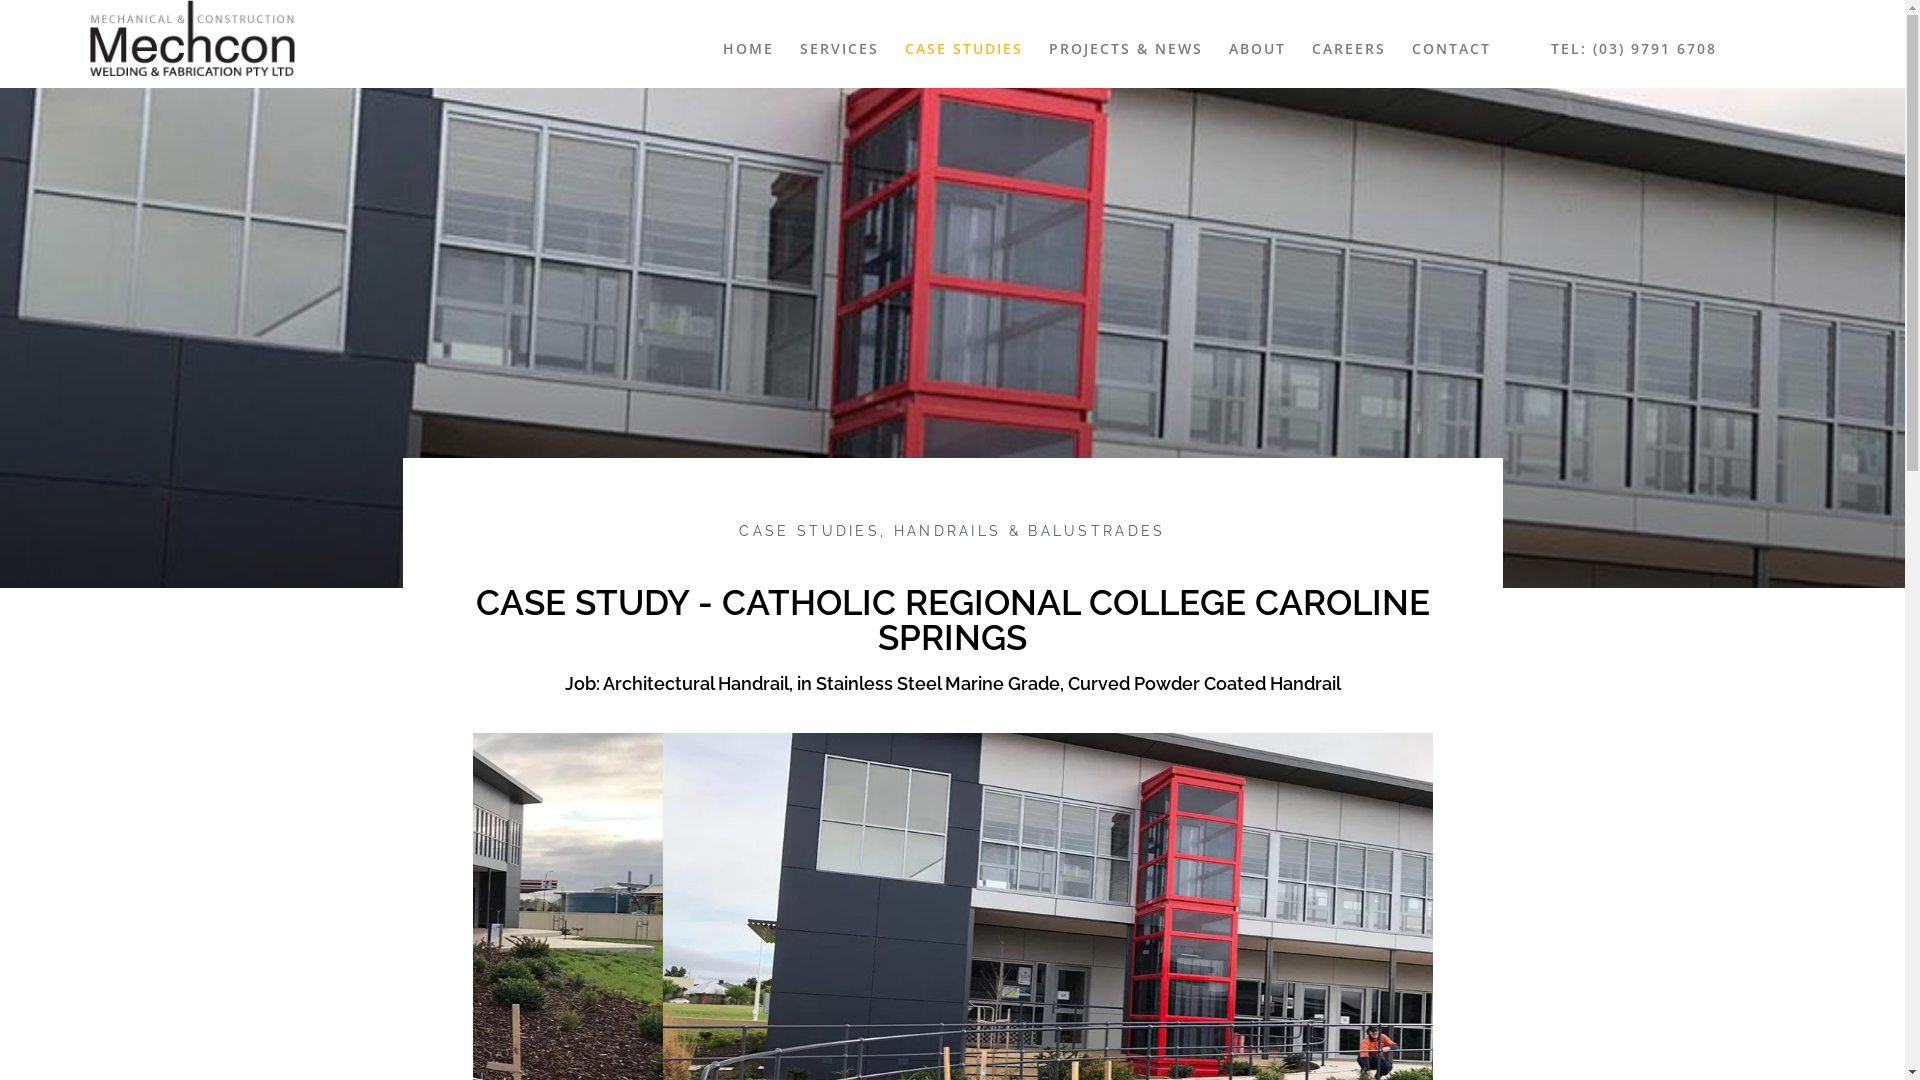  I want to click on 'CASE STUDIES', so click(964, 48).